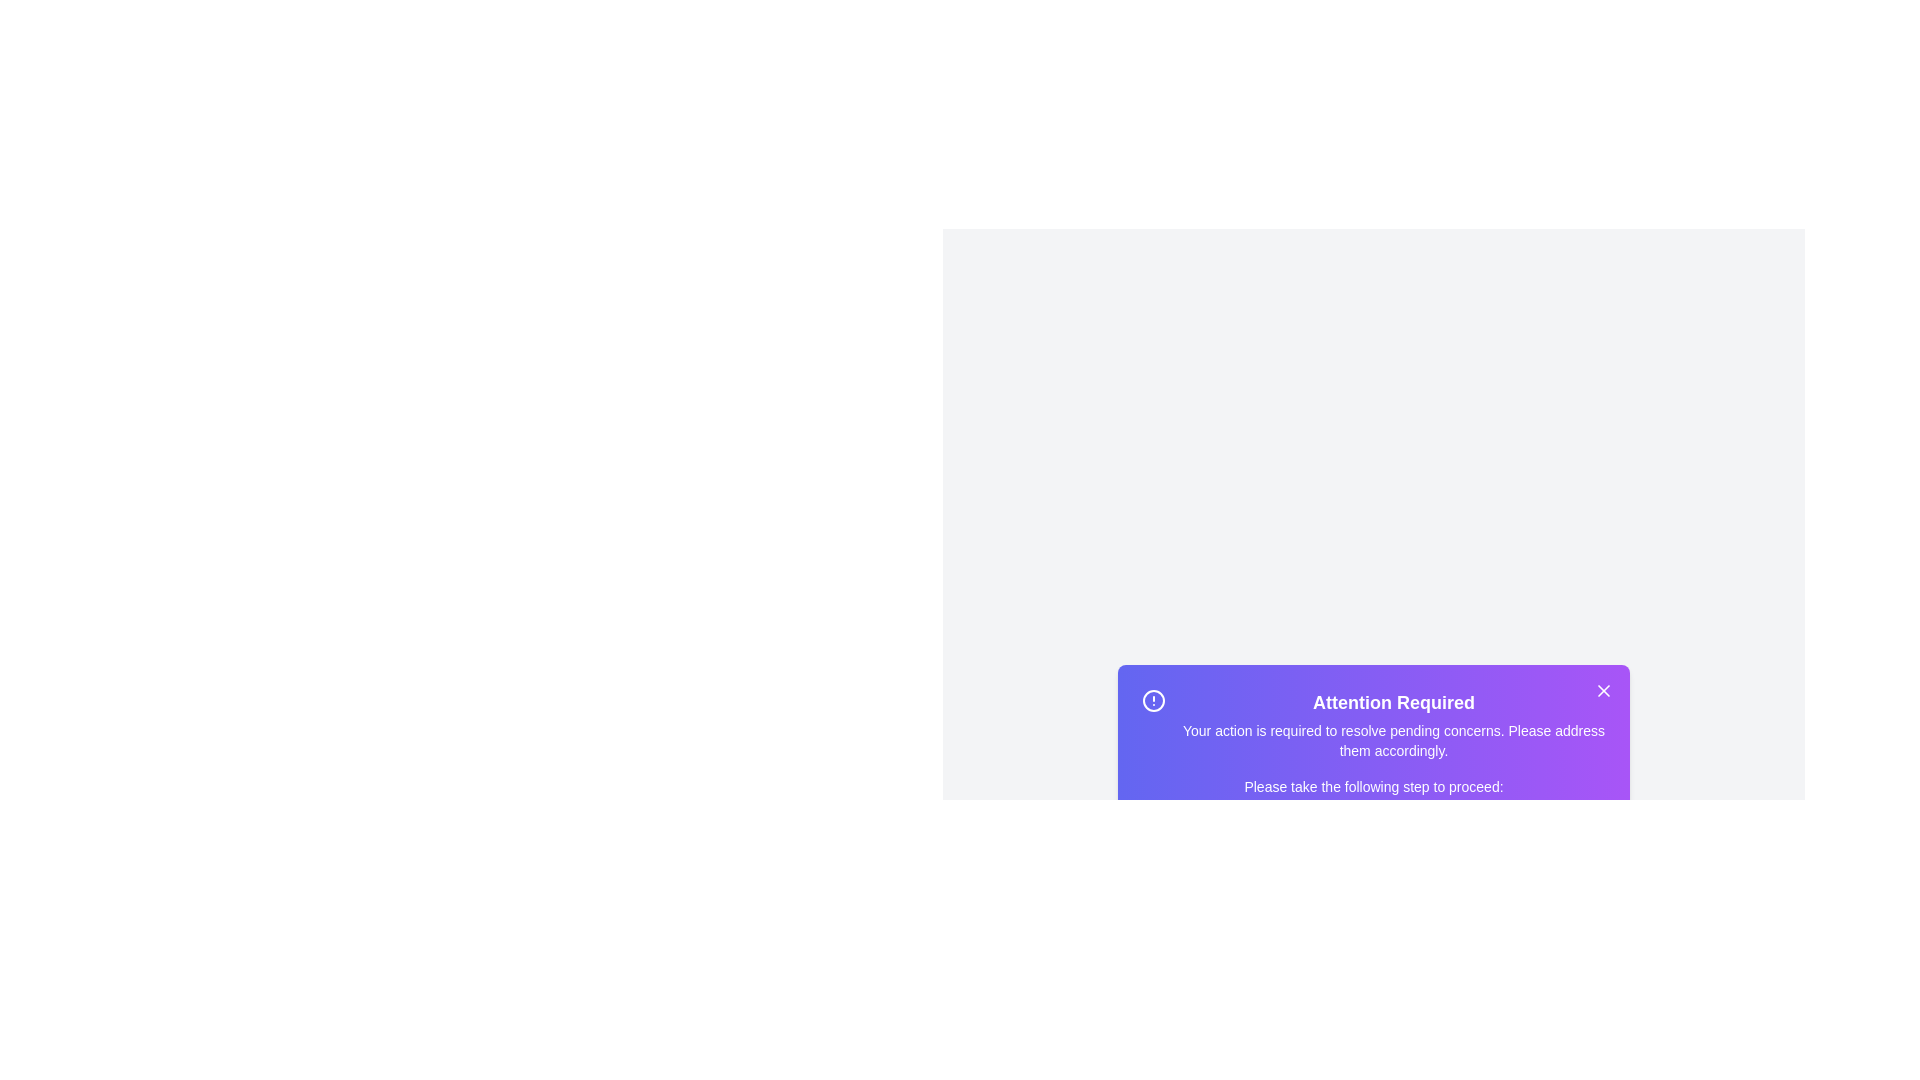  I want to click on text notification content located at the top-center of the notification panel, situated below the exclamation mark icon and above the subsequent instructions, so click(1392, 725).